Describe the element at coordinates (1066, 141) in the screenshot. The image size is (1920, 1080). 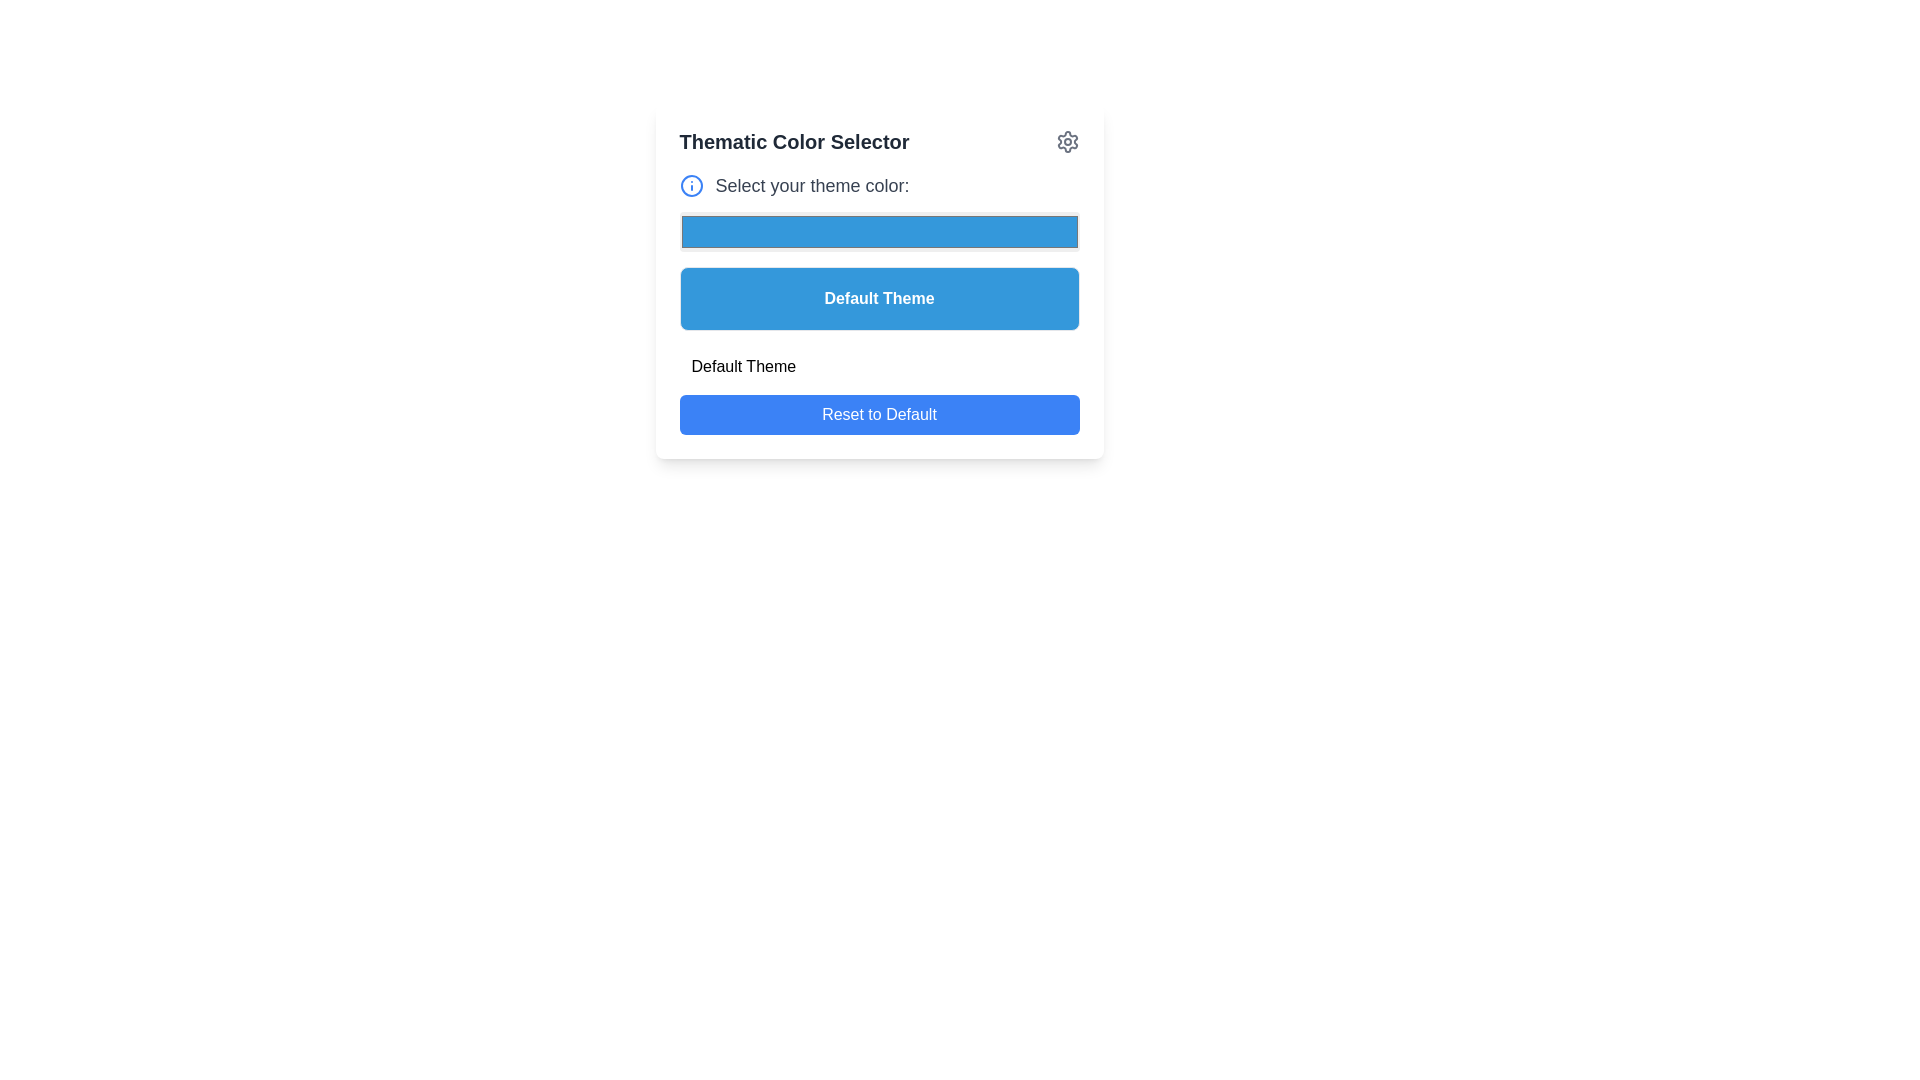
I see `the gear icon in the top-right corner of the 'Thematic Color Selector' card` at that location.